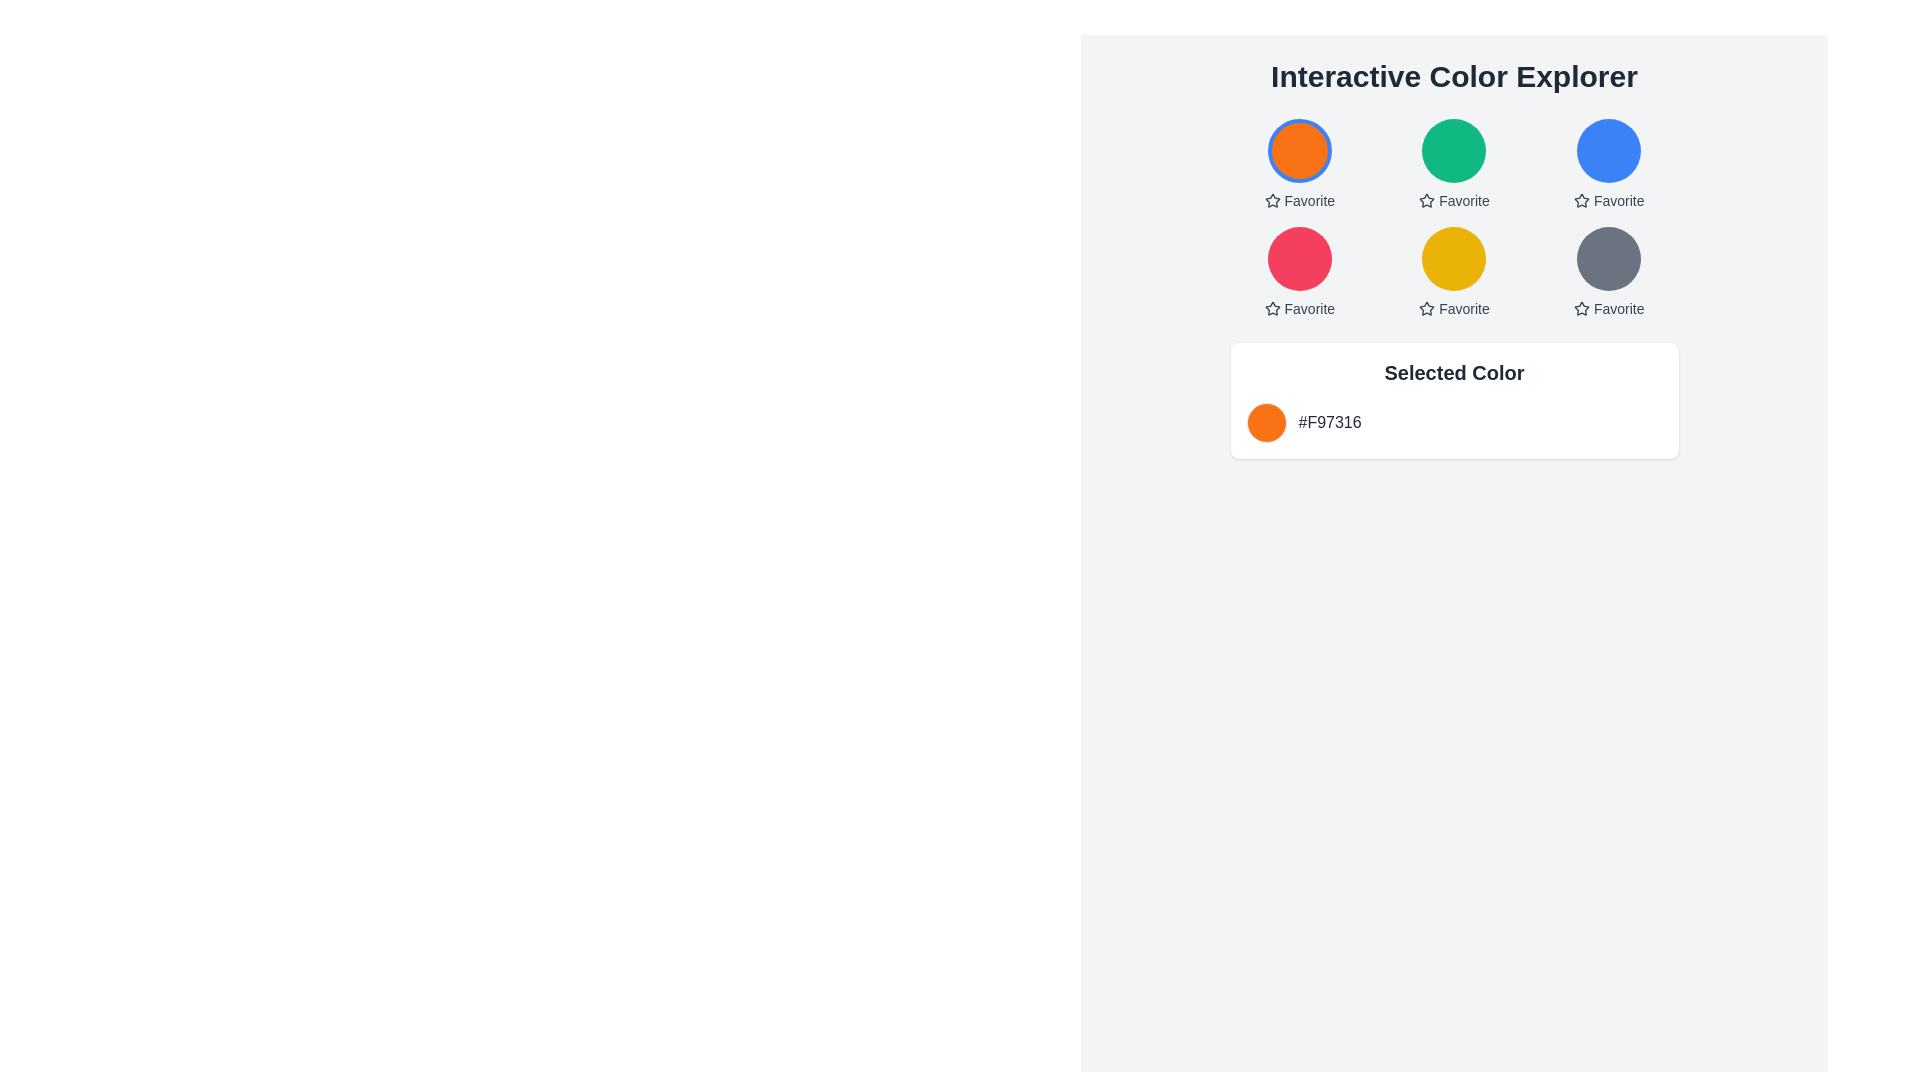  Describe the element at coordinates (1299, 200) in the screenshot. I see `the 'Favorite' button located directly below the orange circular color indicator in the first column of the color selection grid` at that location.